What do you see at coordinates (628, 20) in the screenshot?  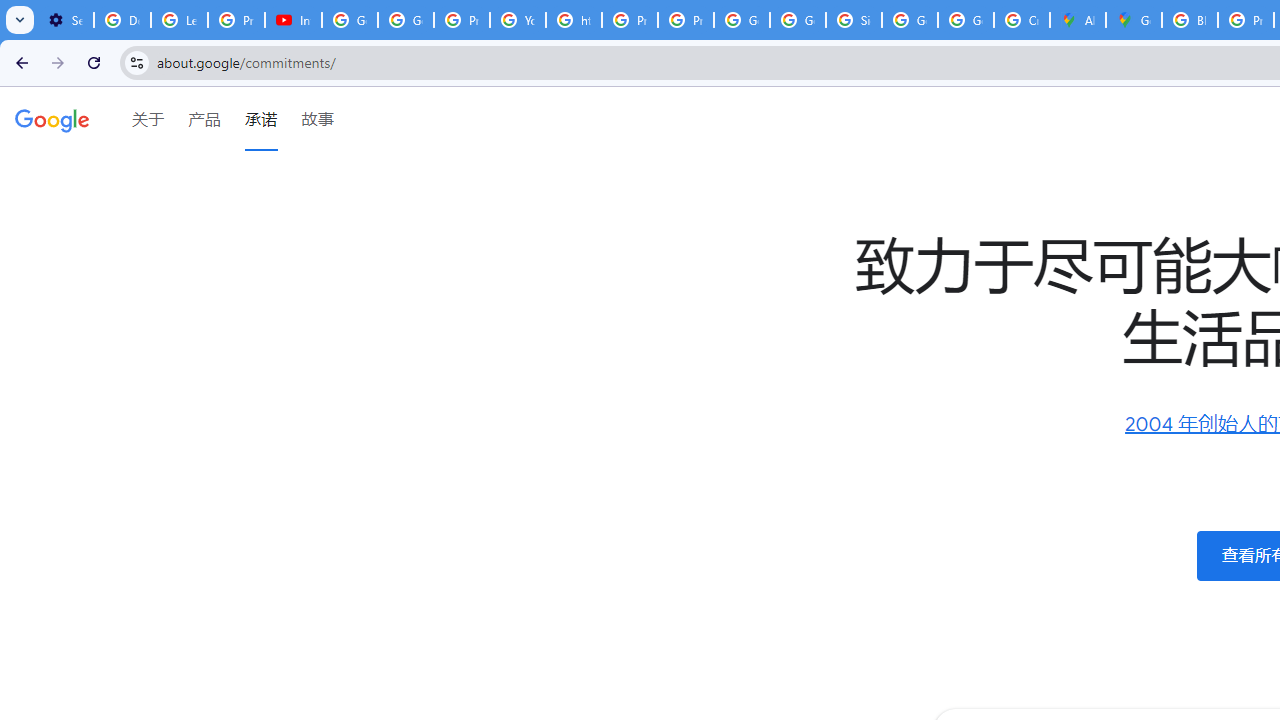 I see `'Privacy Help Center - Policies Help'` at bounding box center [628, 20].